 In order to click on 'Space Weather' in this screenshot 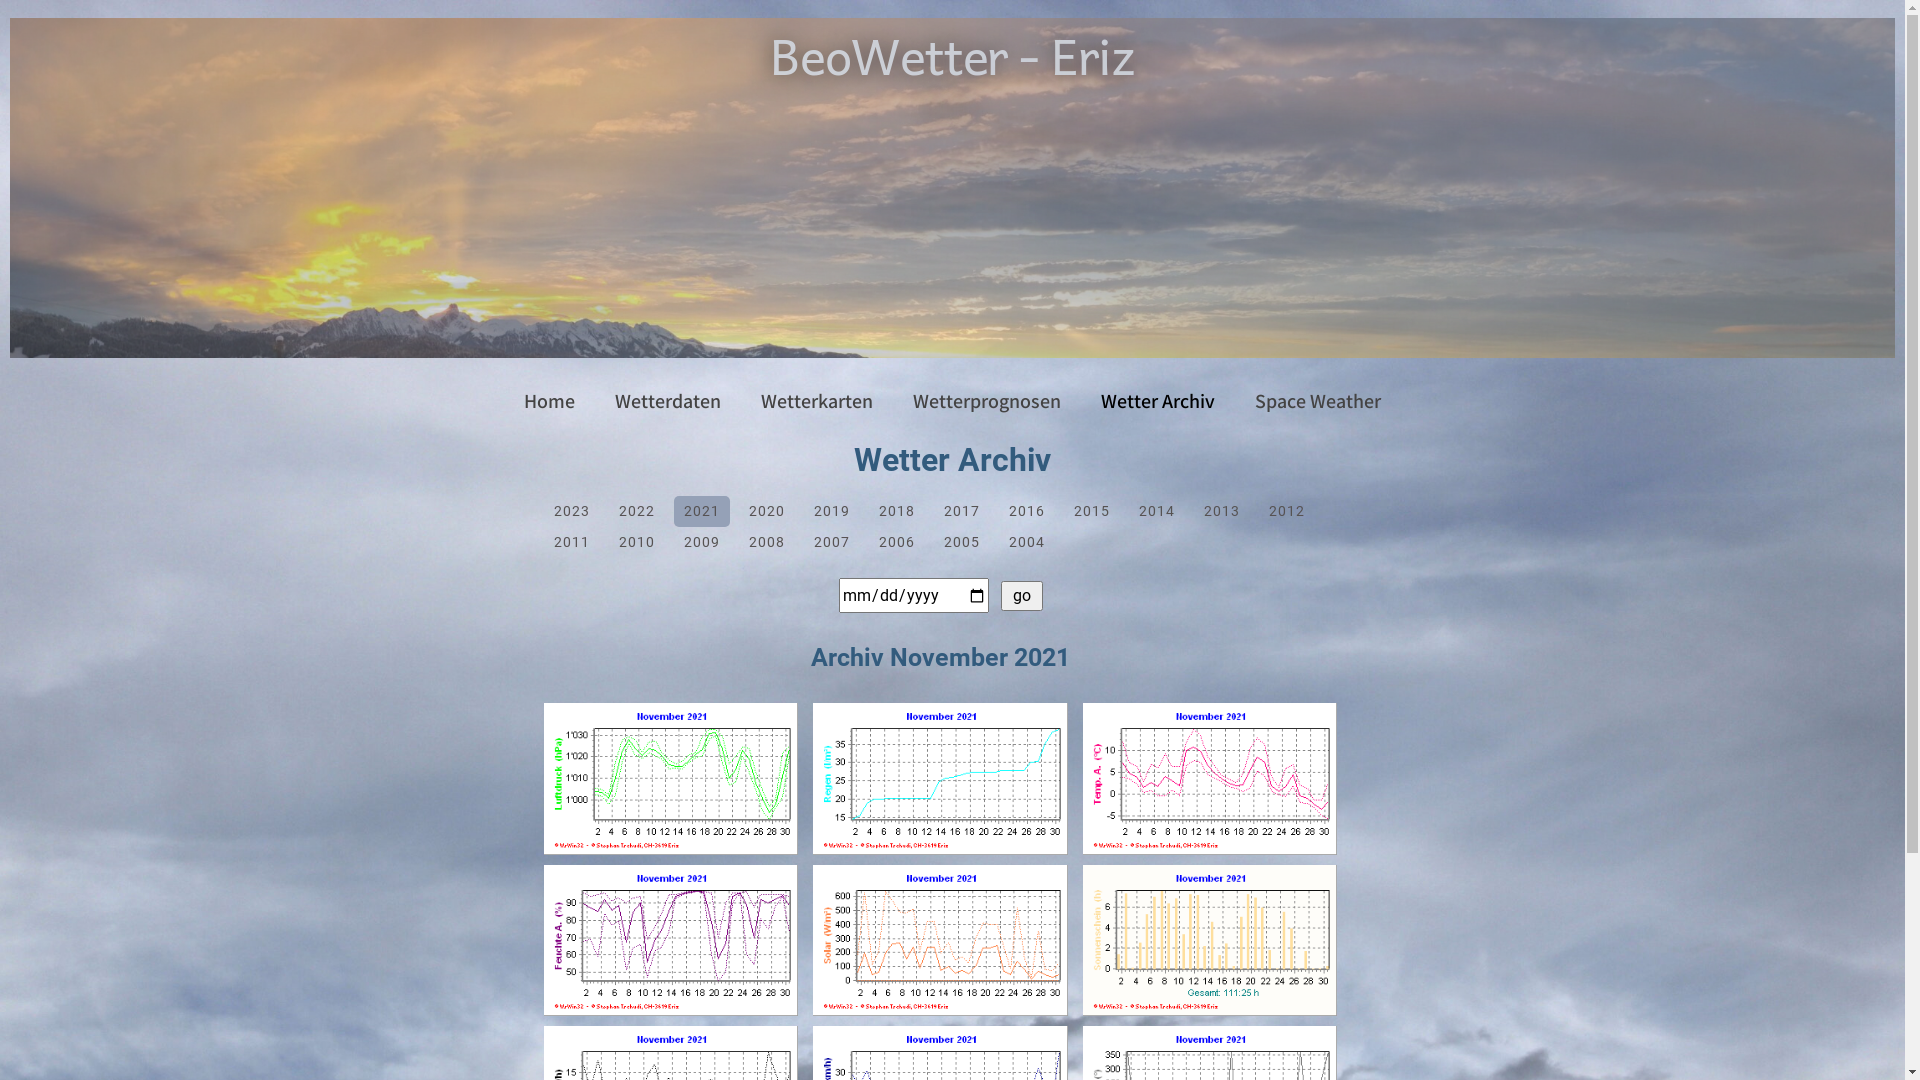, I will do `click(1318, 401)`.